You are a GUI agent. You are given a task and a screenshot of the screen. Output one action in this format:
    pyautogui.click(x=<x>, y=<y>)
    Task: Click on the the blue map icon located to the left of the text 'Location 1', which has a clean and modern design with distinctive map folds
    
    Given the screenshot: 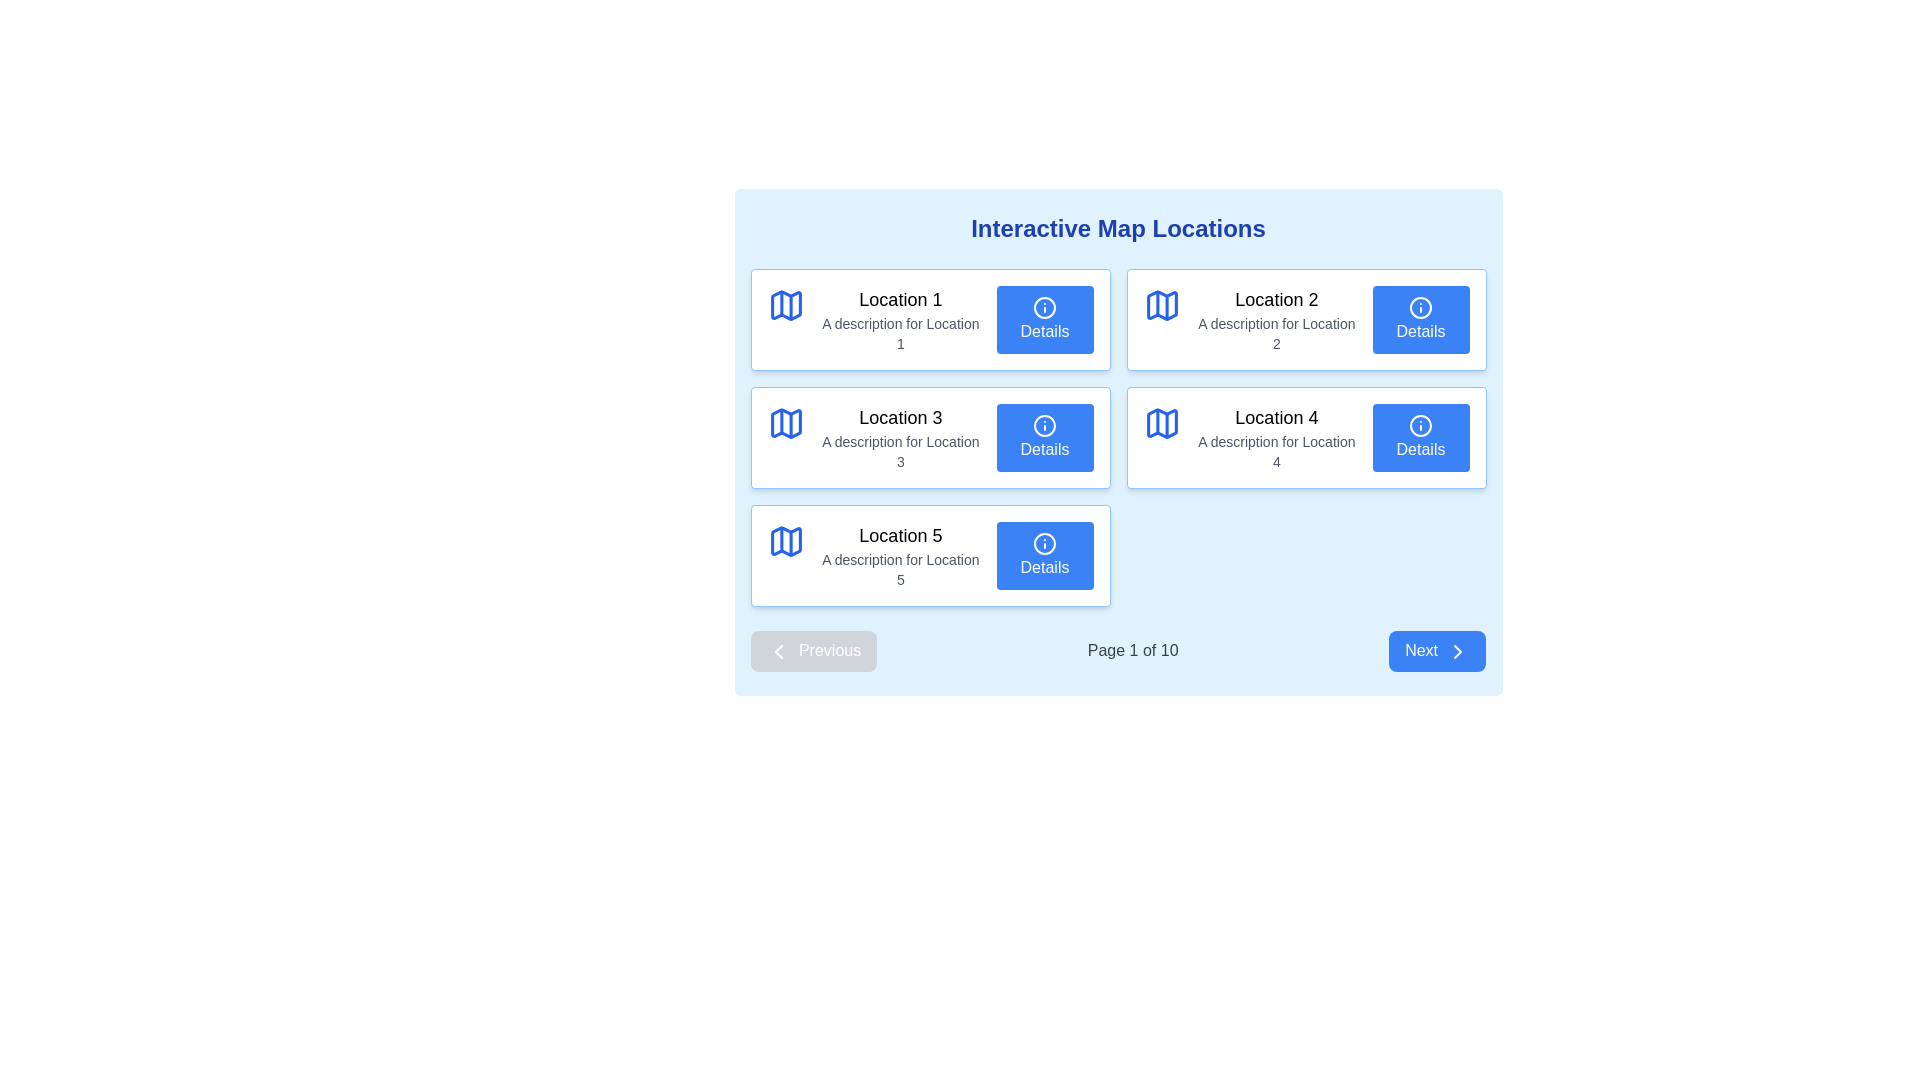 What is the action you would take?
    pyautogui.click(x=785, y=305)
    